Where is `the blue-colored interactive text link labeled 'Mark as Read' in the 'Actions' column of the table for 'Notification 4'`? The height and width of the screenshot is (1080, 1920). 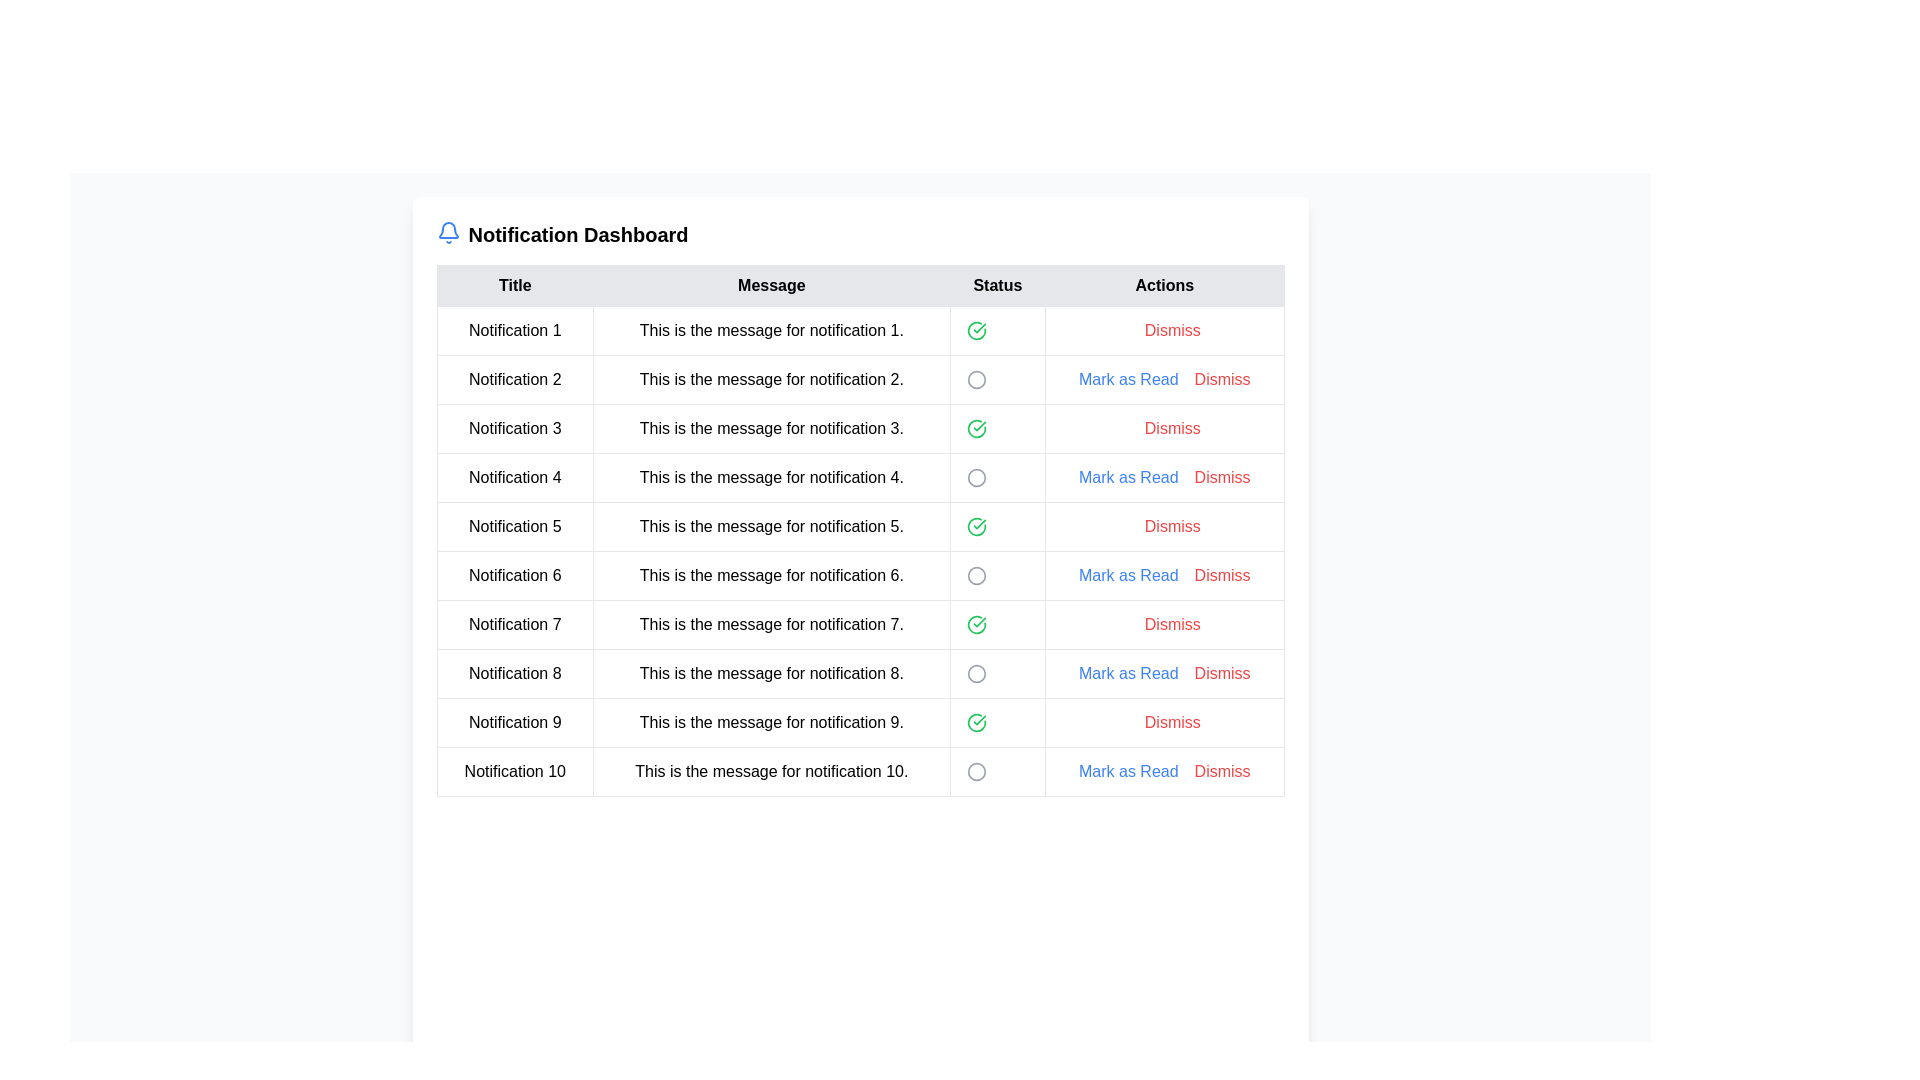 the blue-colored interactive text link labeled 'Mark as Read' in the 'Actions' column of the table for 'Notification 4' is located at coordinates (1128, 478).